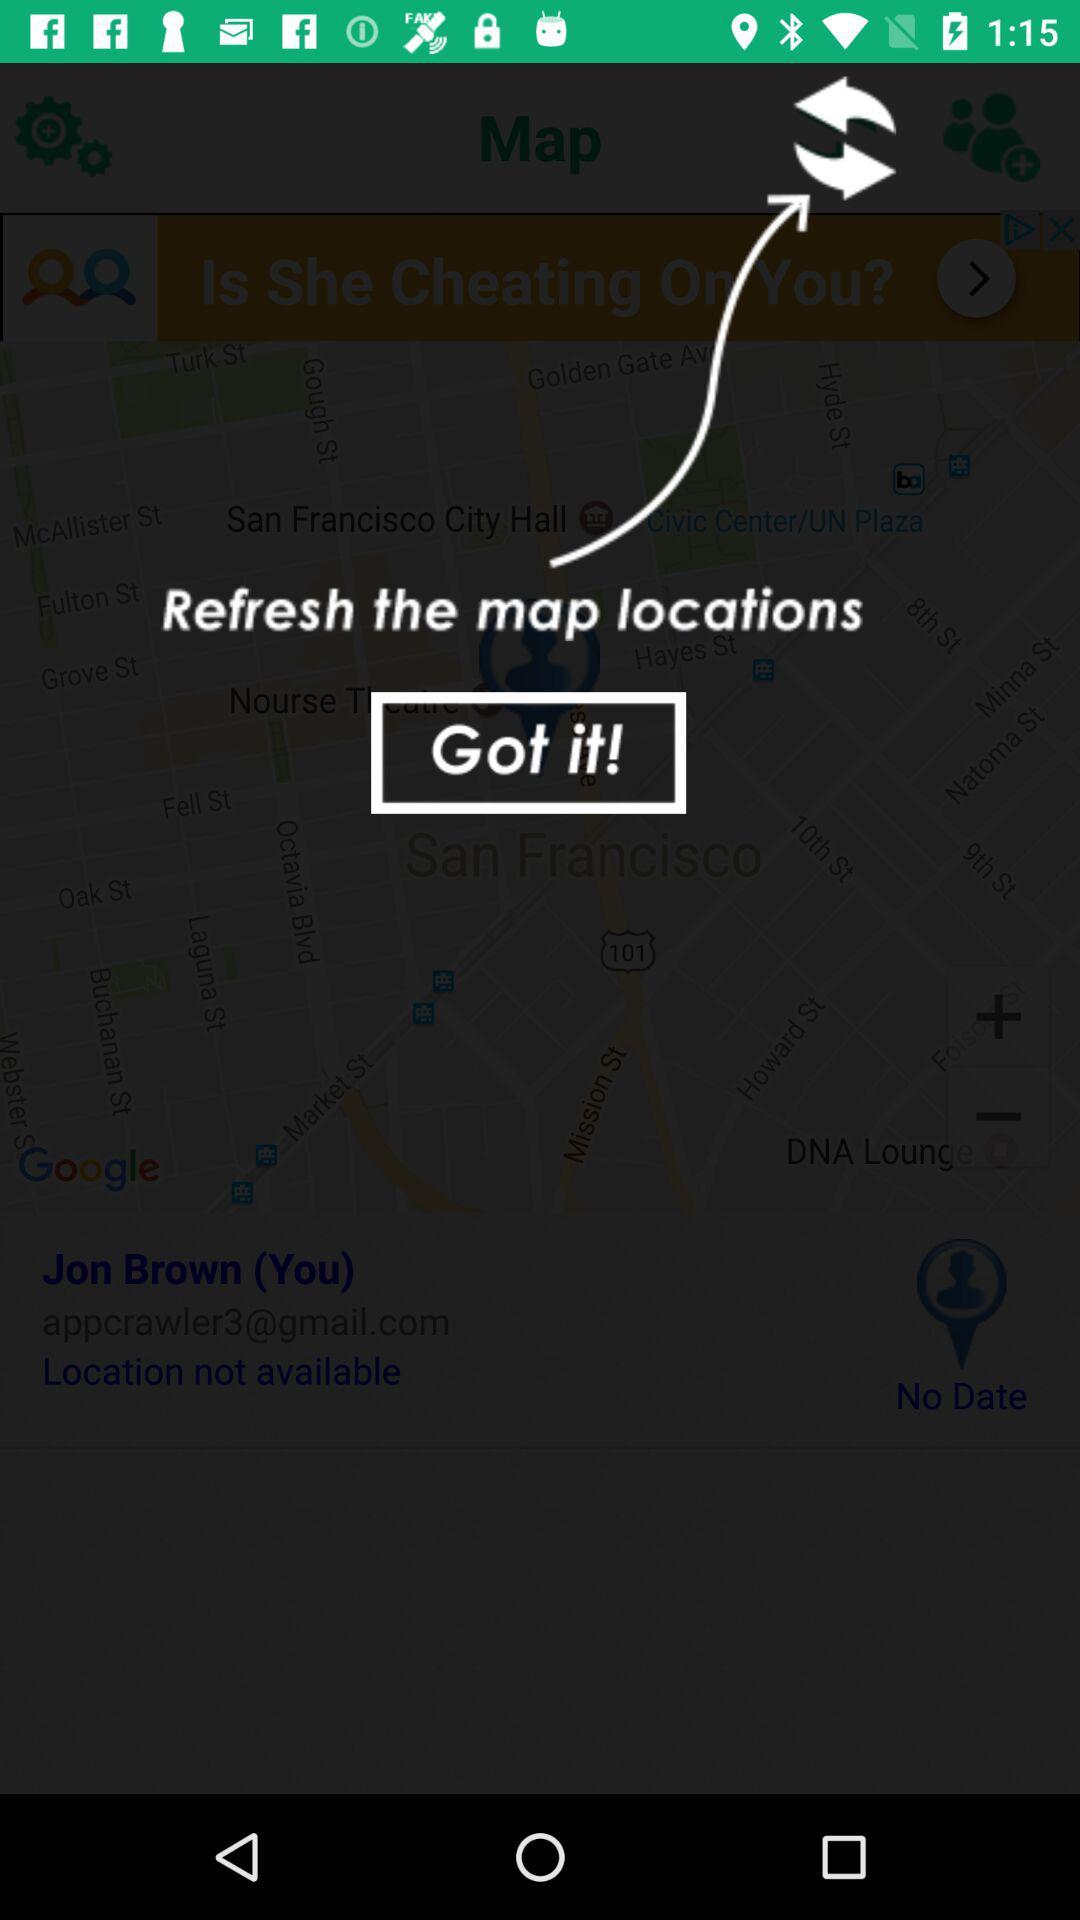  Describe the element at coordinates (61, 135) in the screenshot. I see `settings` at that location.